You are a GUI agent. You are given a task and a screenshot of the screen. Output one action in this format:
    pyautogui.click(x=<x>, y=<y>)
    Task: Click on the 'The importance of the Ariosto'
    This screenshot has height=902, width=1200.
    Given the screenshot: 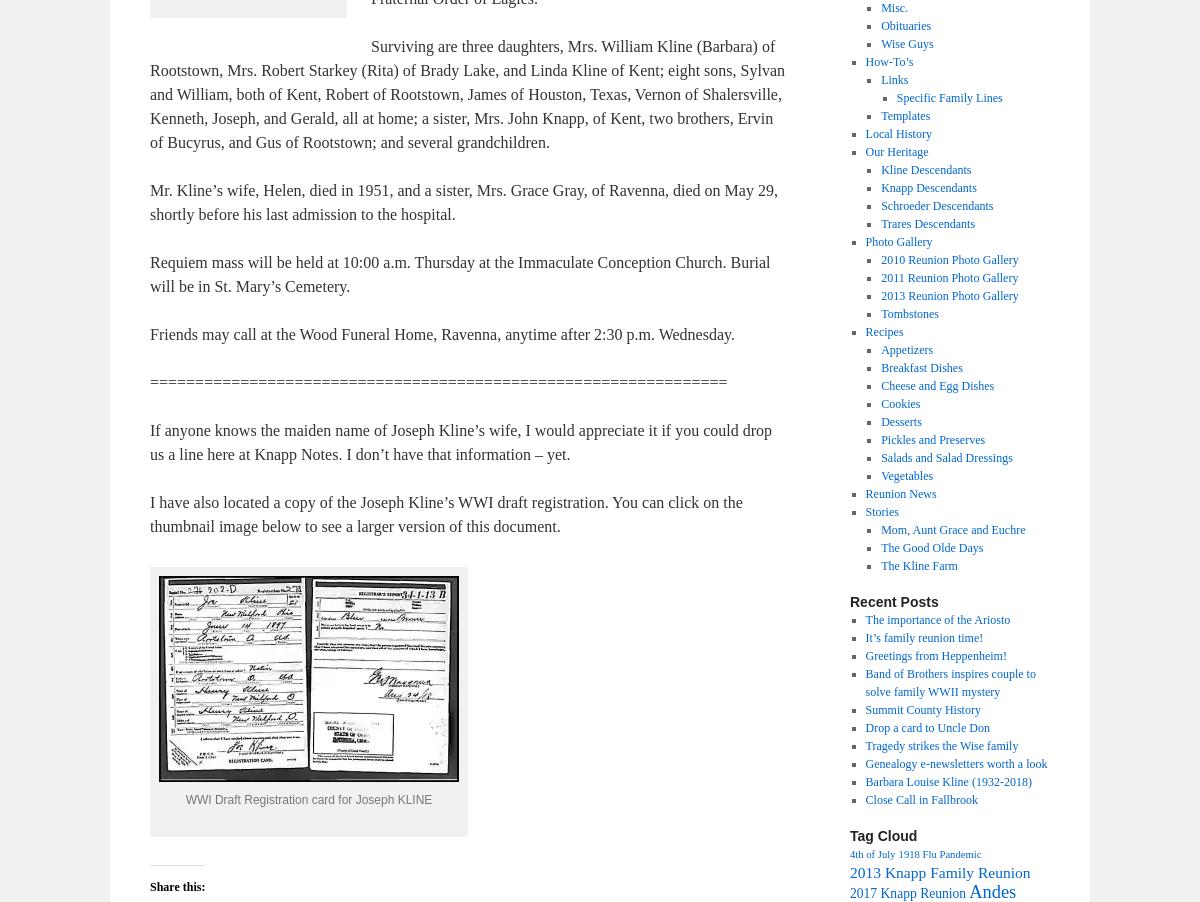 What is the action you would take?
    pyautogui.click(x=937, y=619)
    